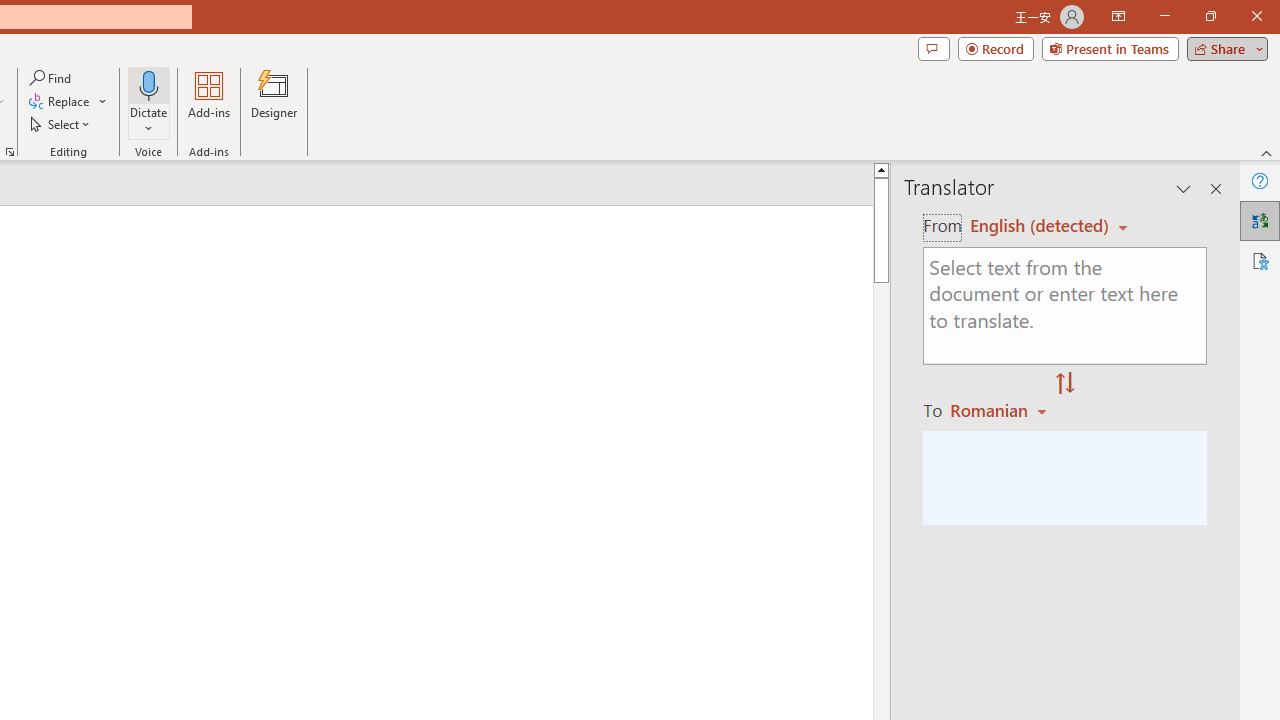 The height and width of the screenshot is (720, 1280). Describe the element at coordinates (1001, 409) in the screenshot. I see `'Romanian'` at that location.